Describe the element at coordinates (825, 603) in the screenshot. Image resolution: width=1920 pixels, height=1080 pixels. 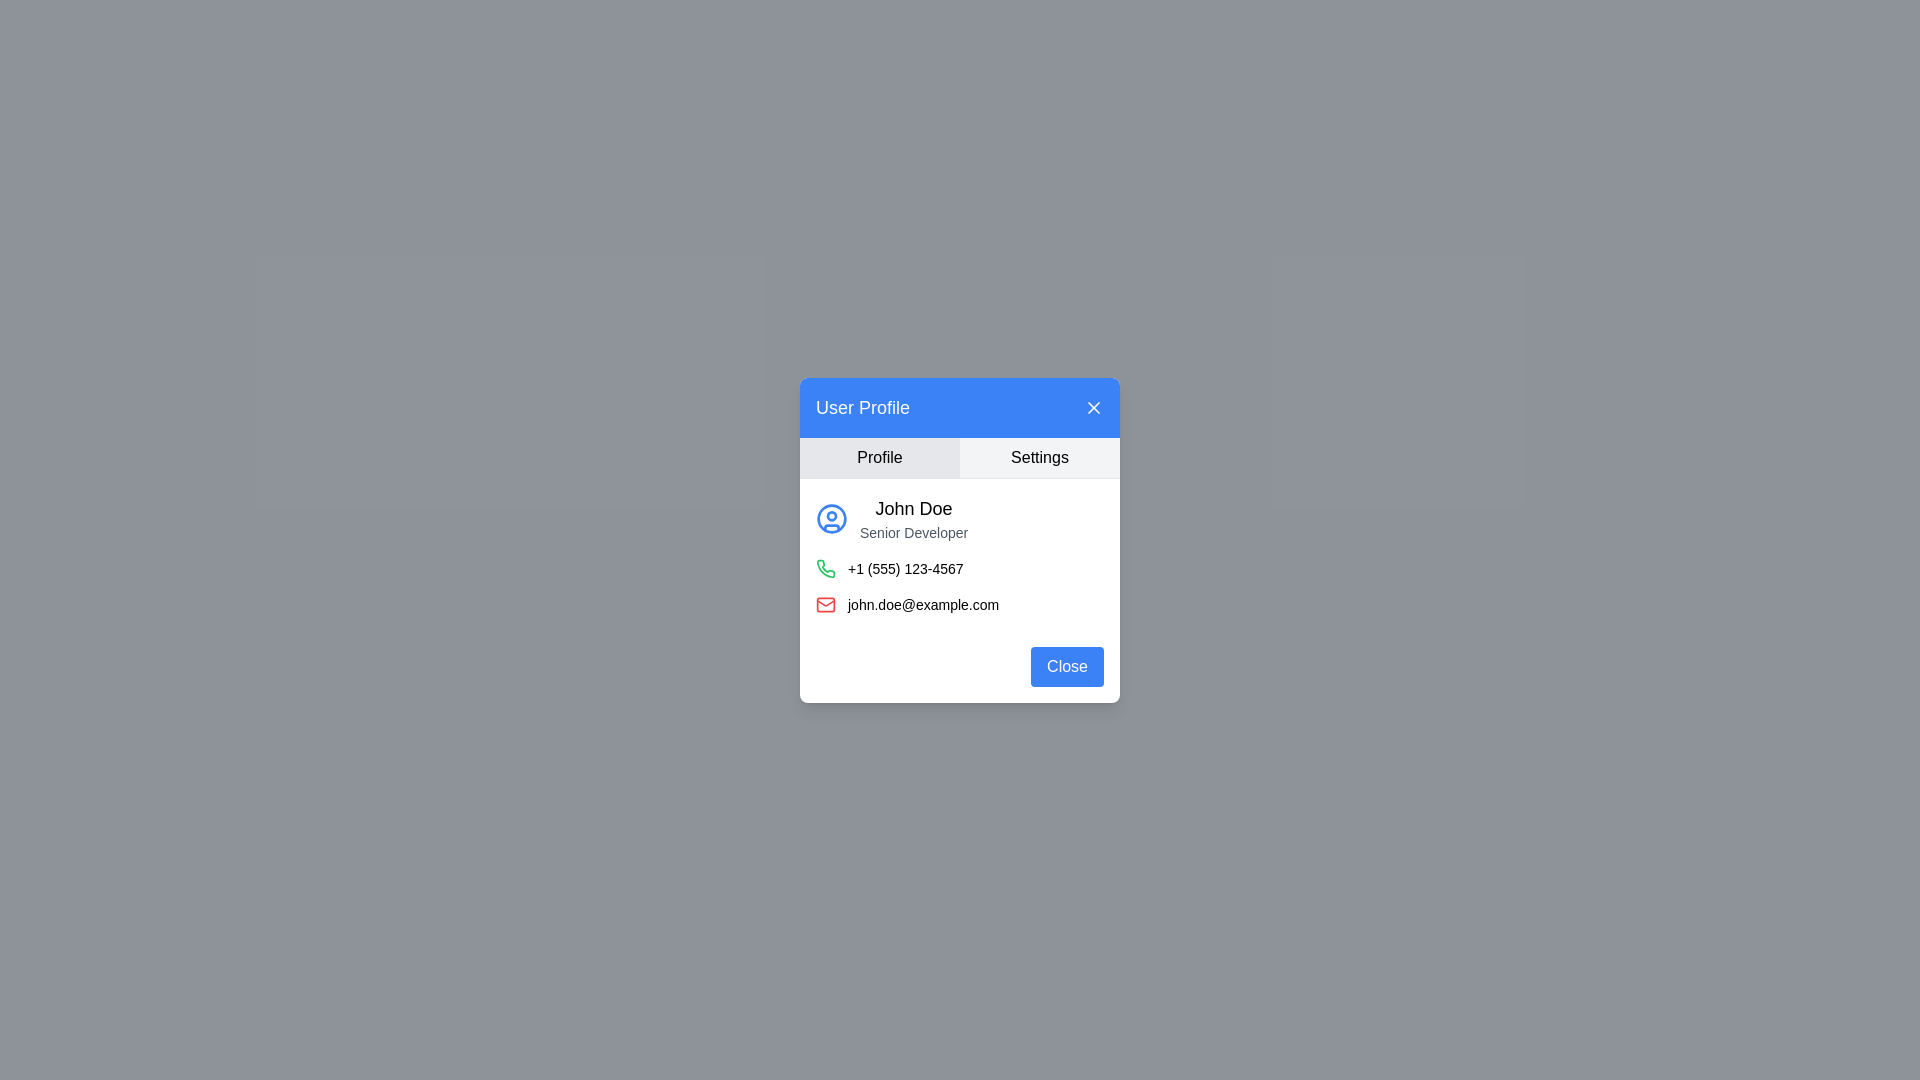
I see `the email address icon located in the lower section of the 'User Profile' dialog, which visually indicates the email address` at that location.